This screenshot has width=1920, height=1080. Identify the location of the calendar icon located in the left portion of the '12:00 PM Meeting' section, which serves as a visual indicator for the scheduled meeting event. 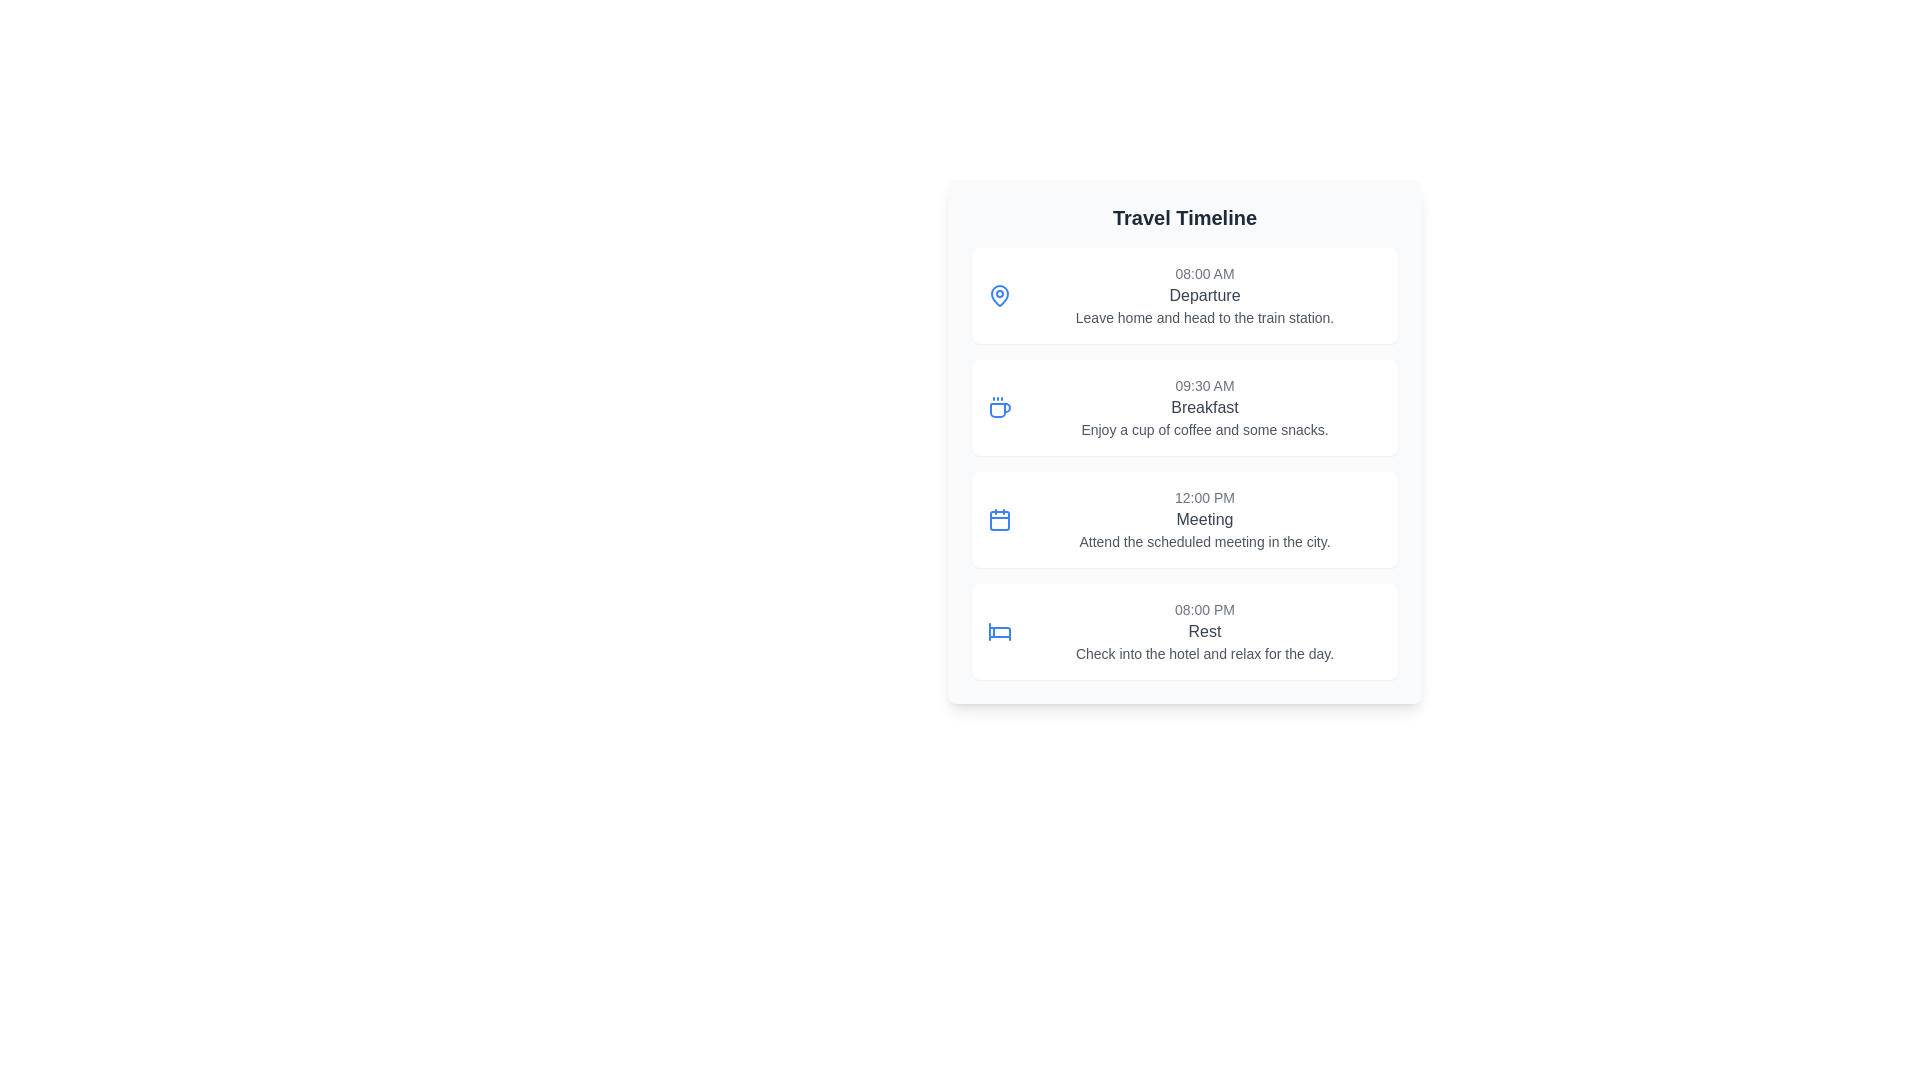
(999, 519).